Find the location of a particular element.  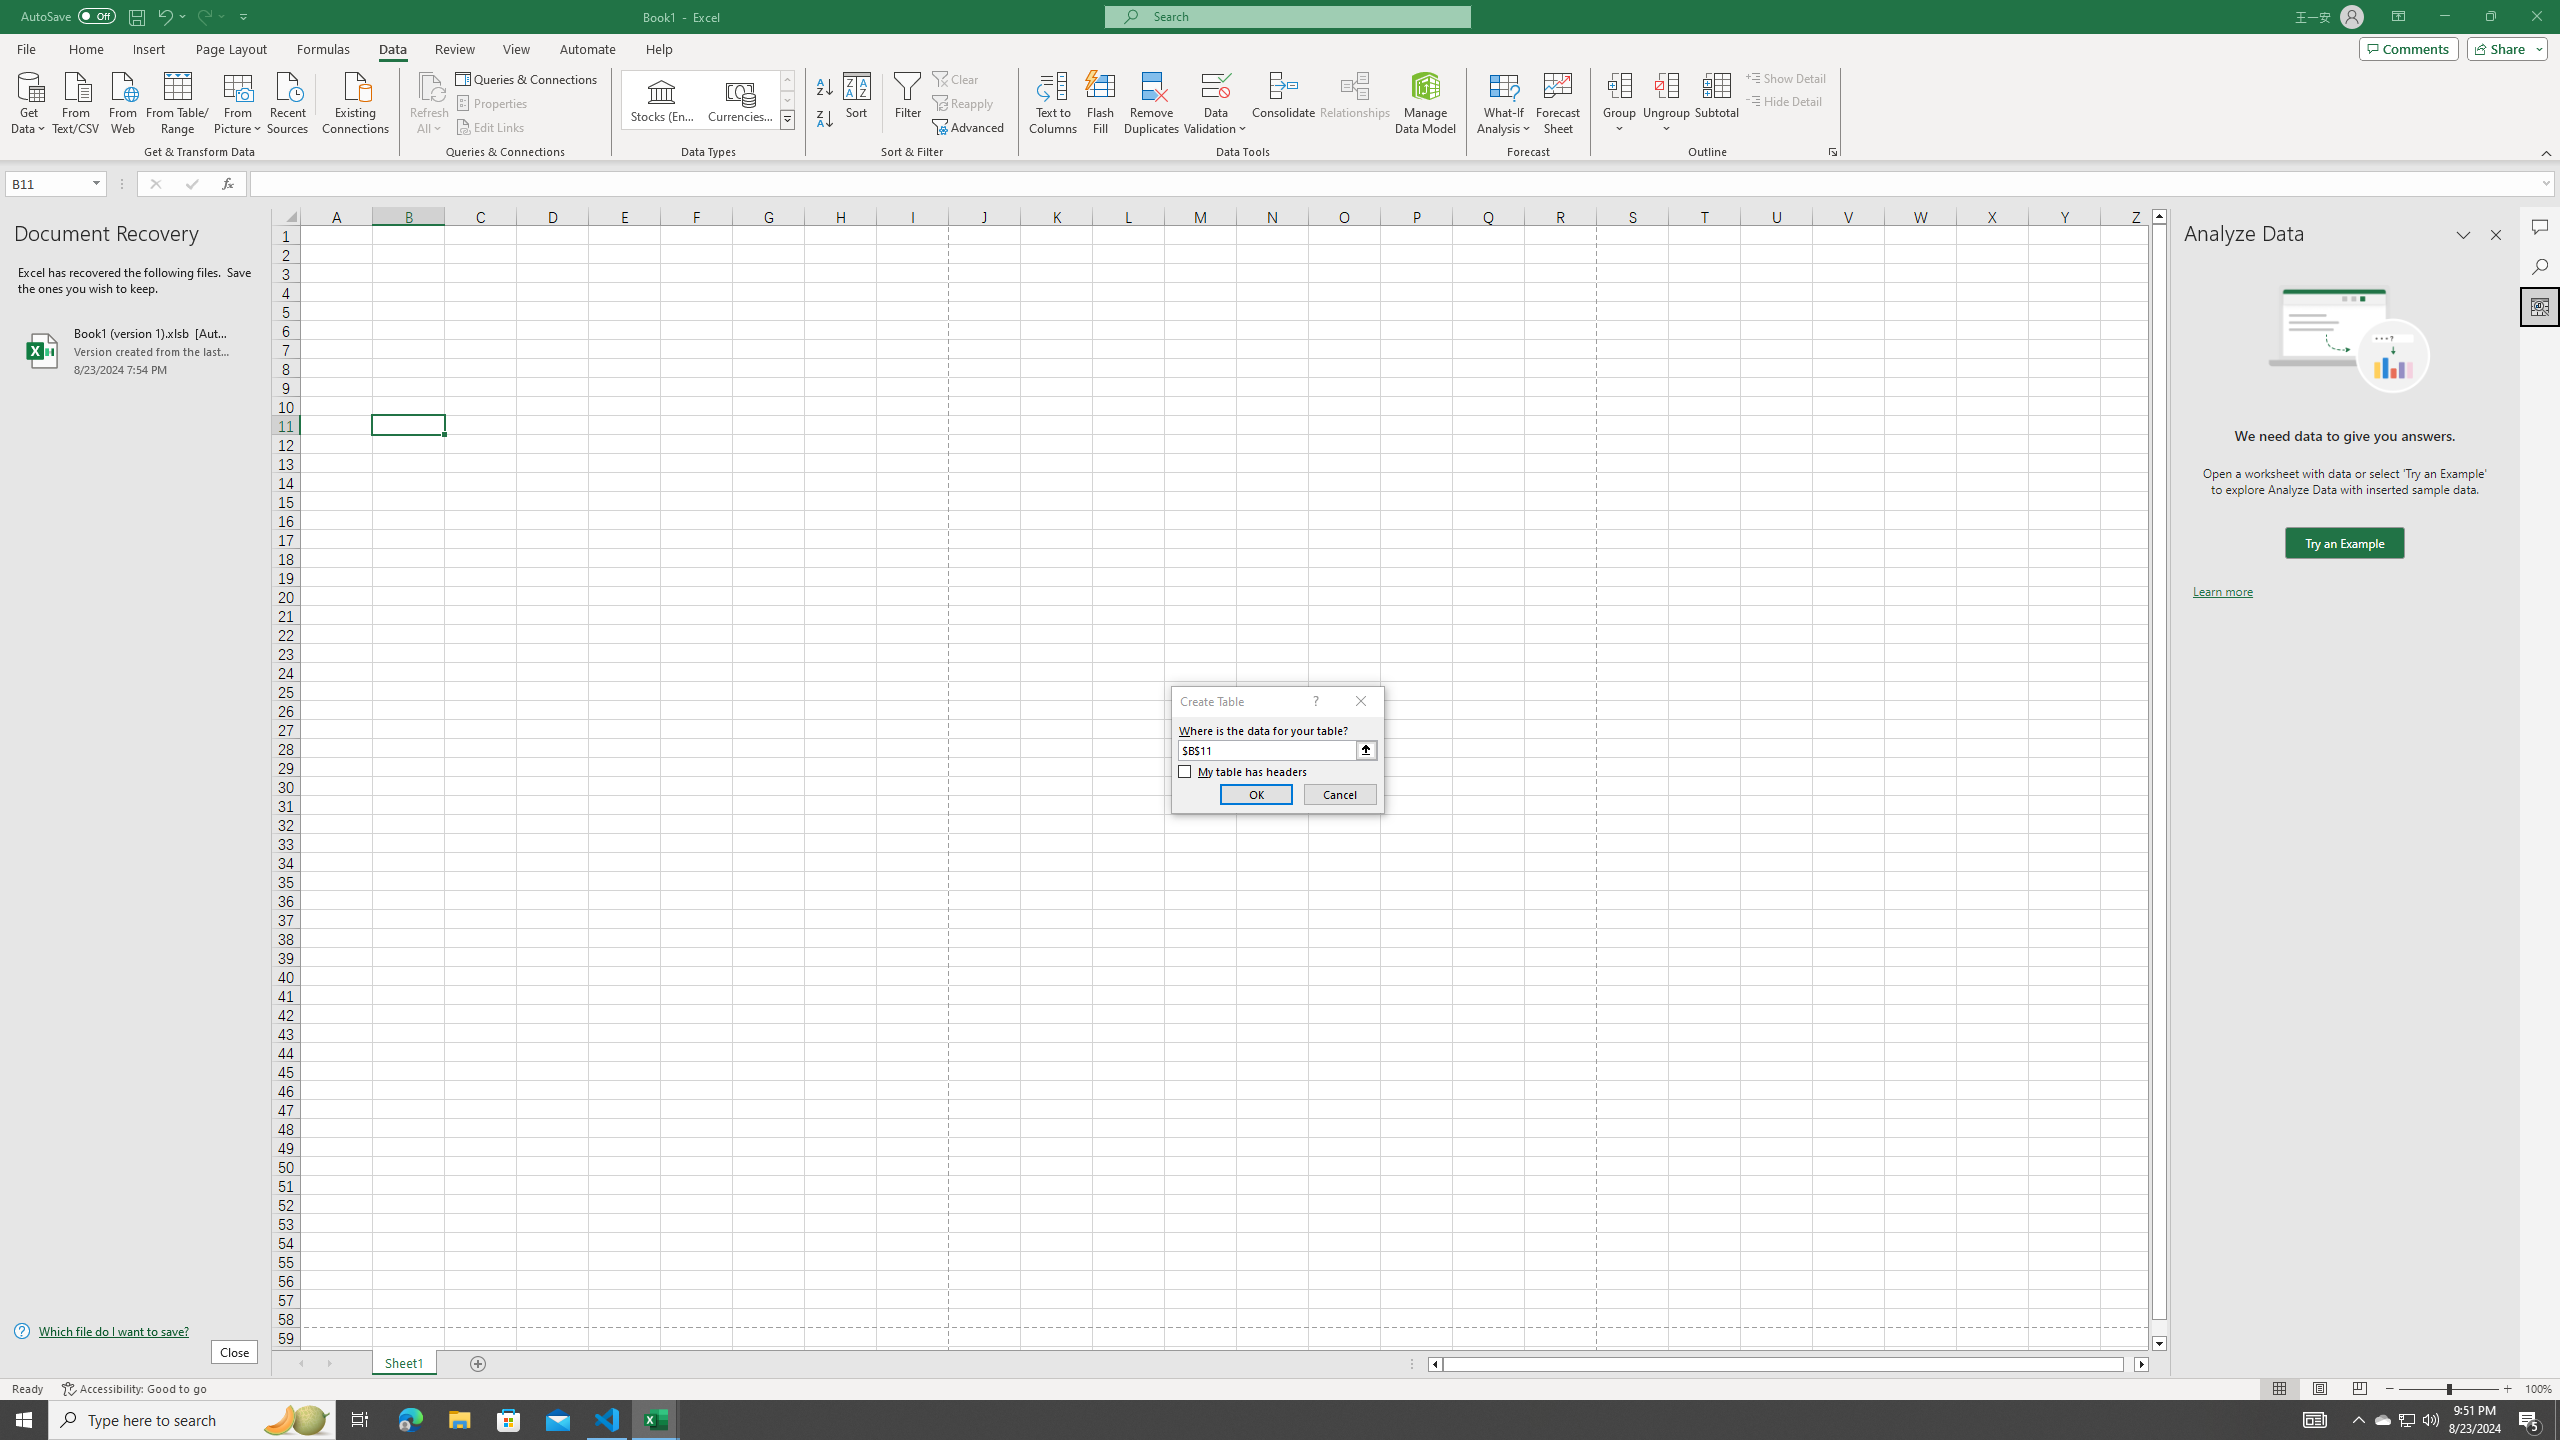

'Column left' is located at coordinates (1434, 1363).